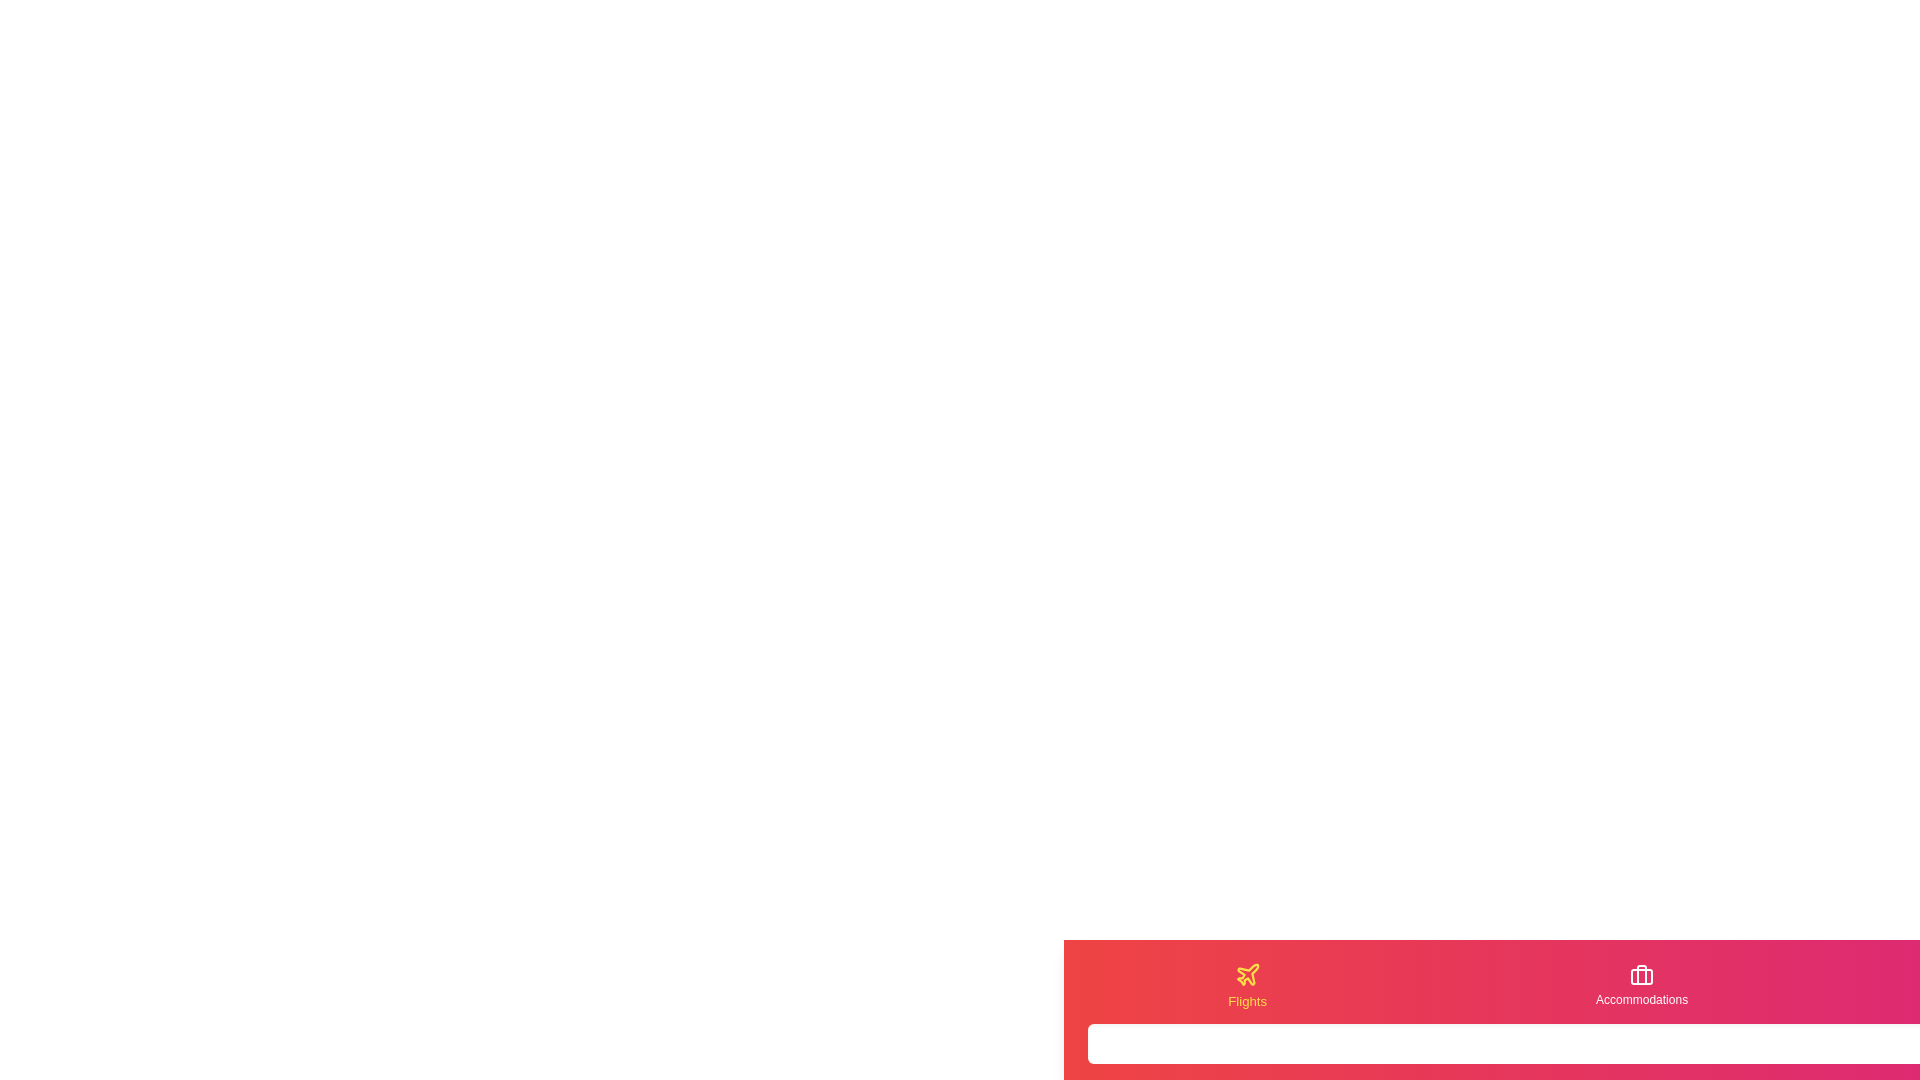 Image resolution: width=1920 pixels, height=1080 pixels. I want to click on the tab labeled 'Accommodations' to observe the hover effect, so click(1642, 985).